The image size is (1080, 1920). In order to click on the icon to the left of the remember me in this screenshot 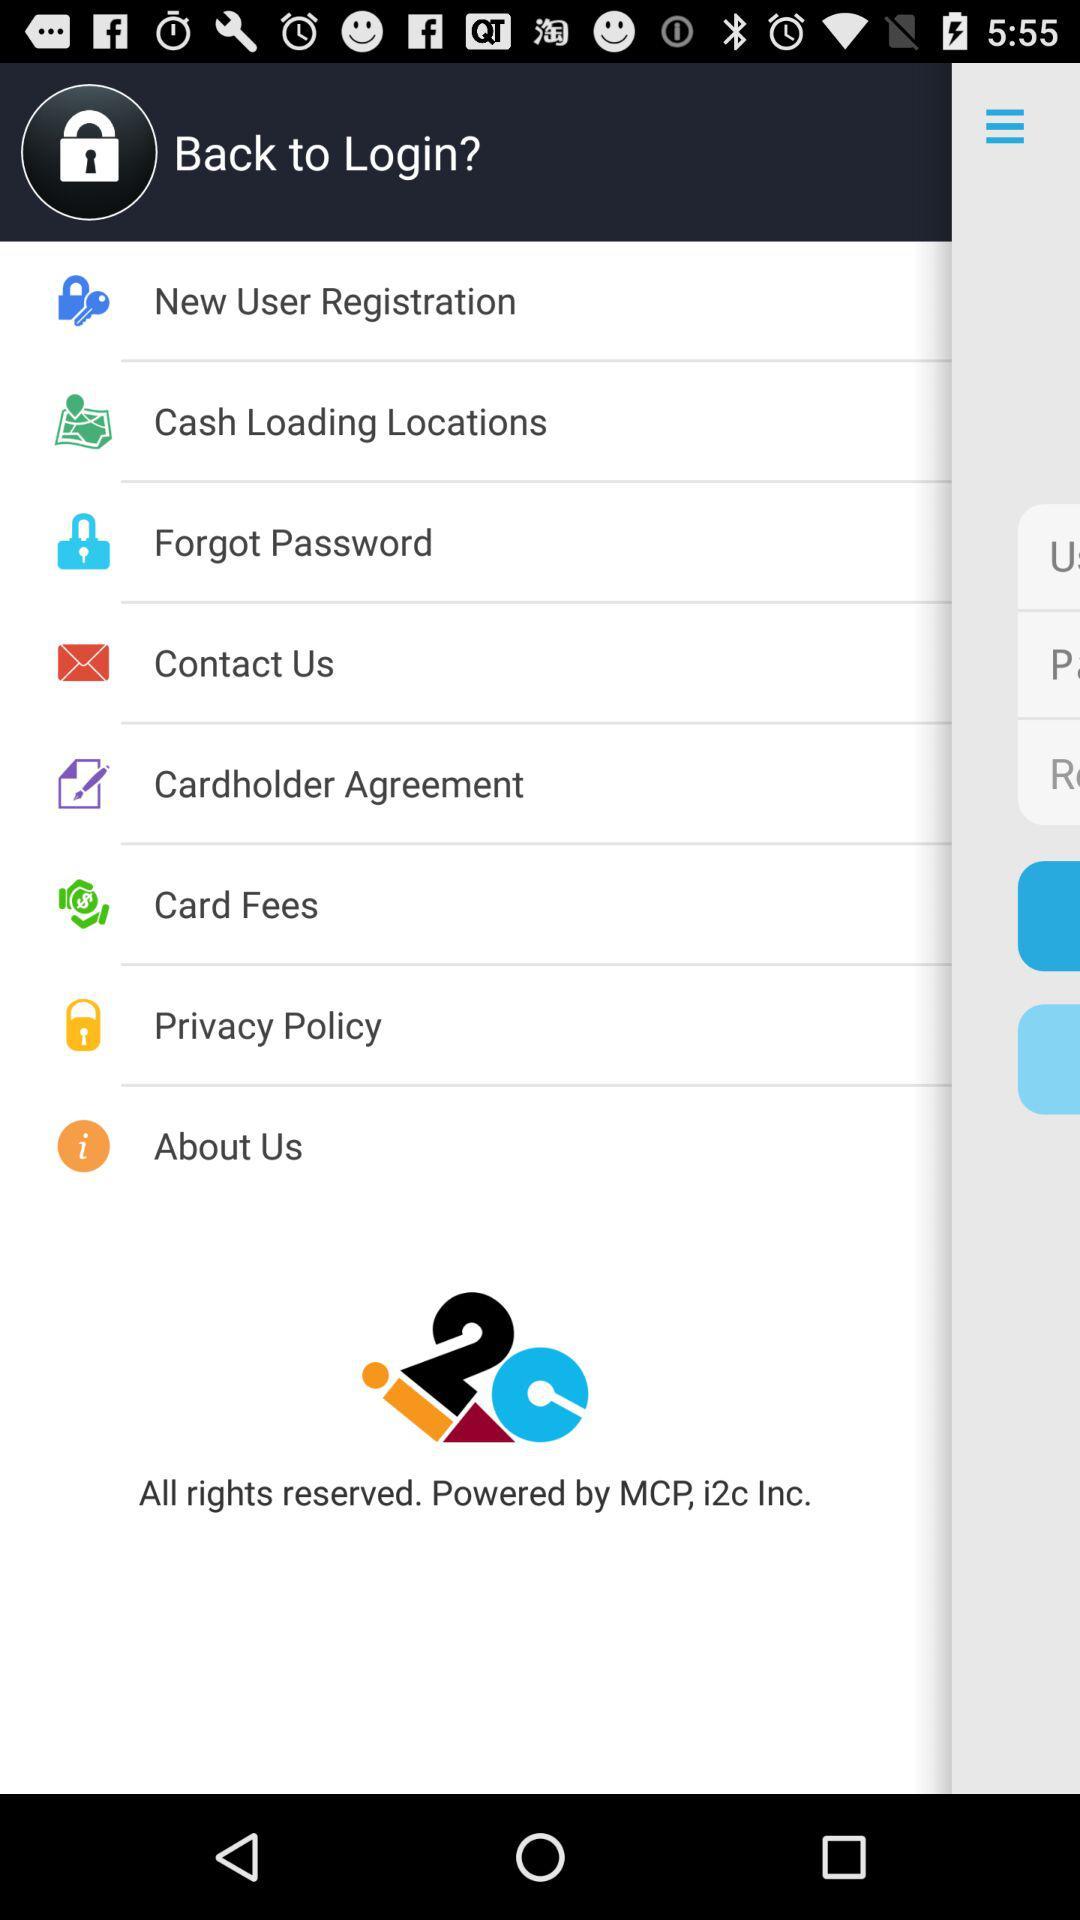, I will do `click(552, 781)`.